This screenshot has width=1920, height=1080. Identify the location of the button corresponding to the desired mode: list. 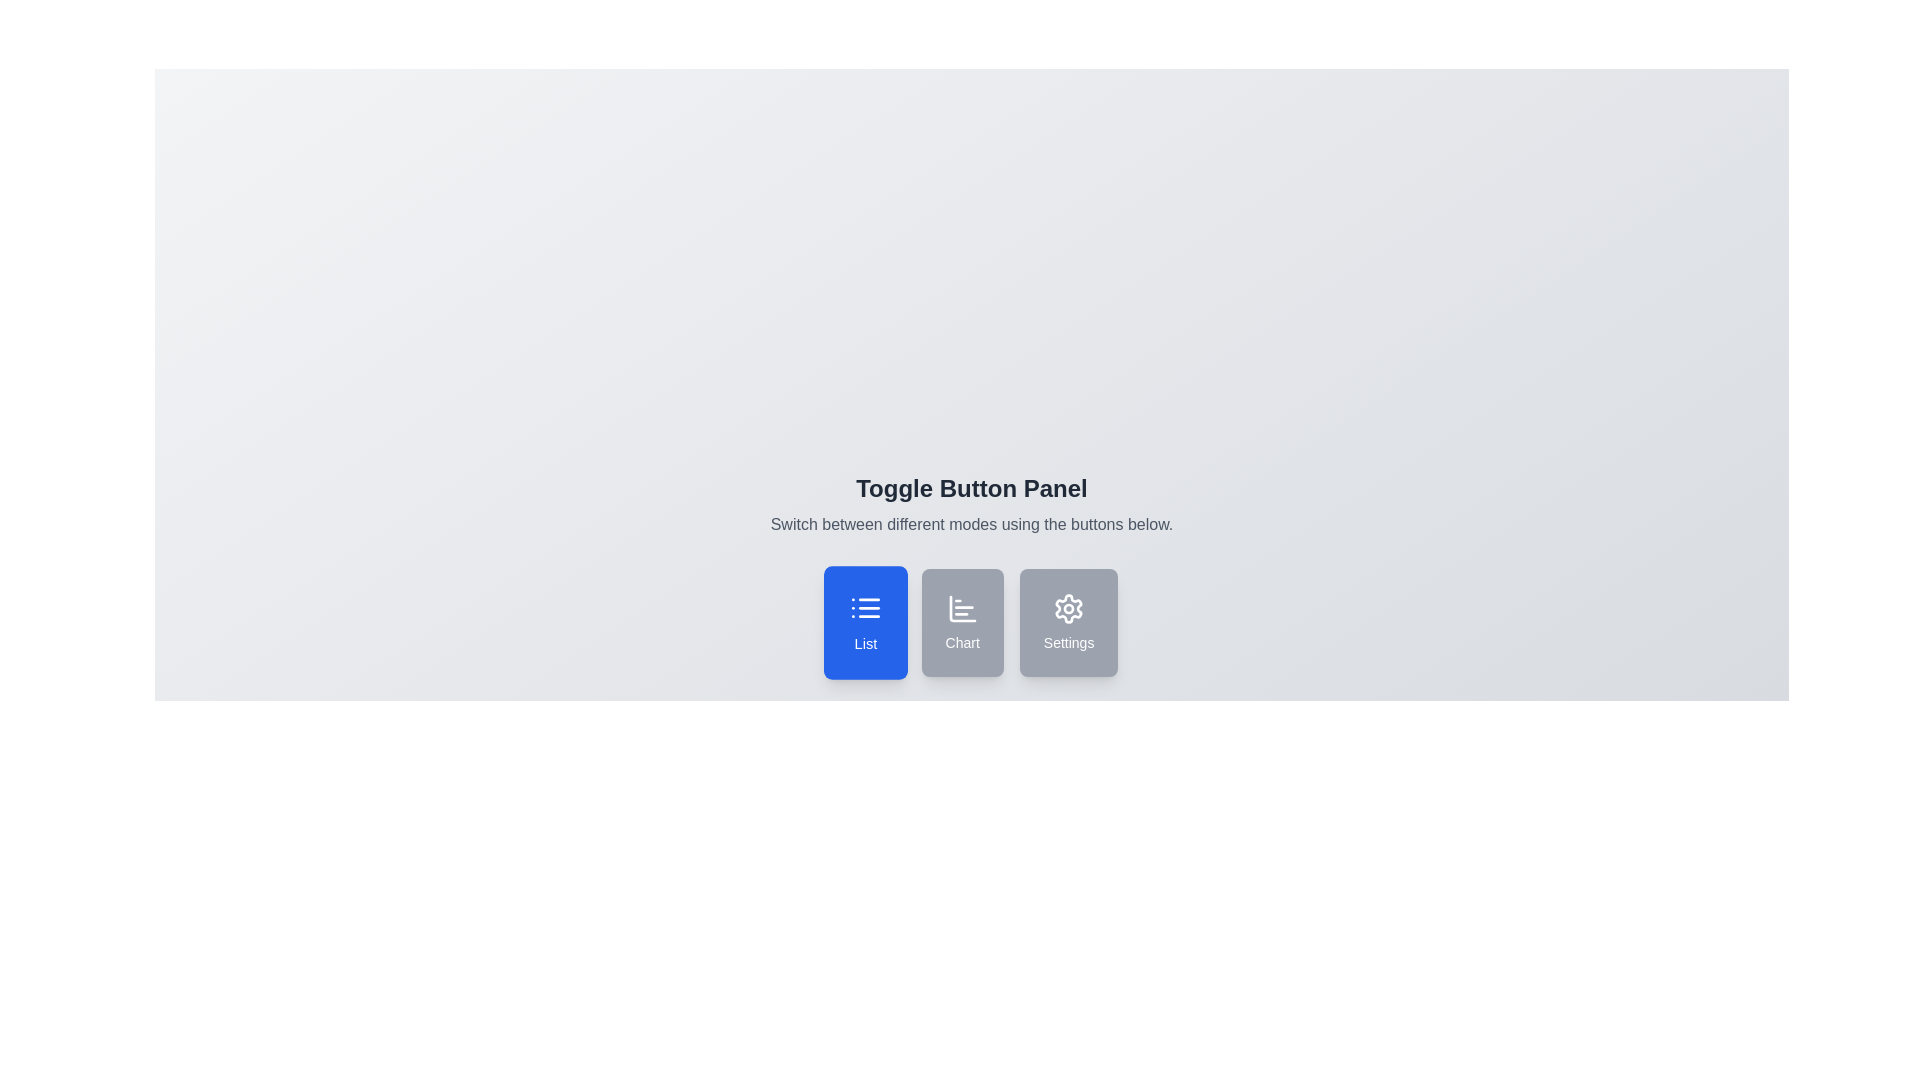
(865, 622).